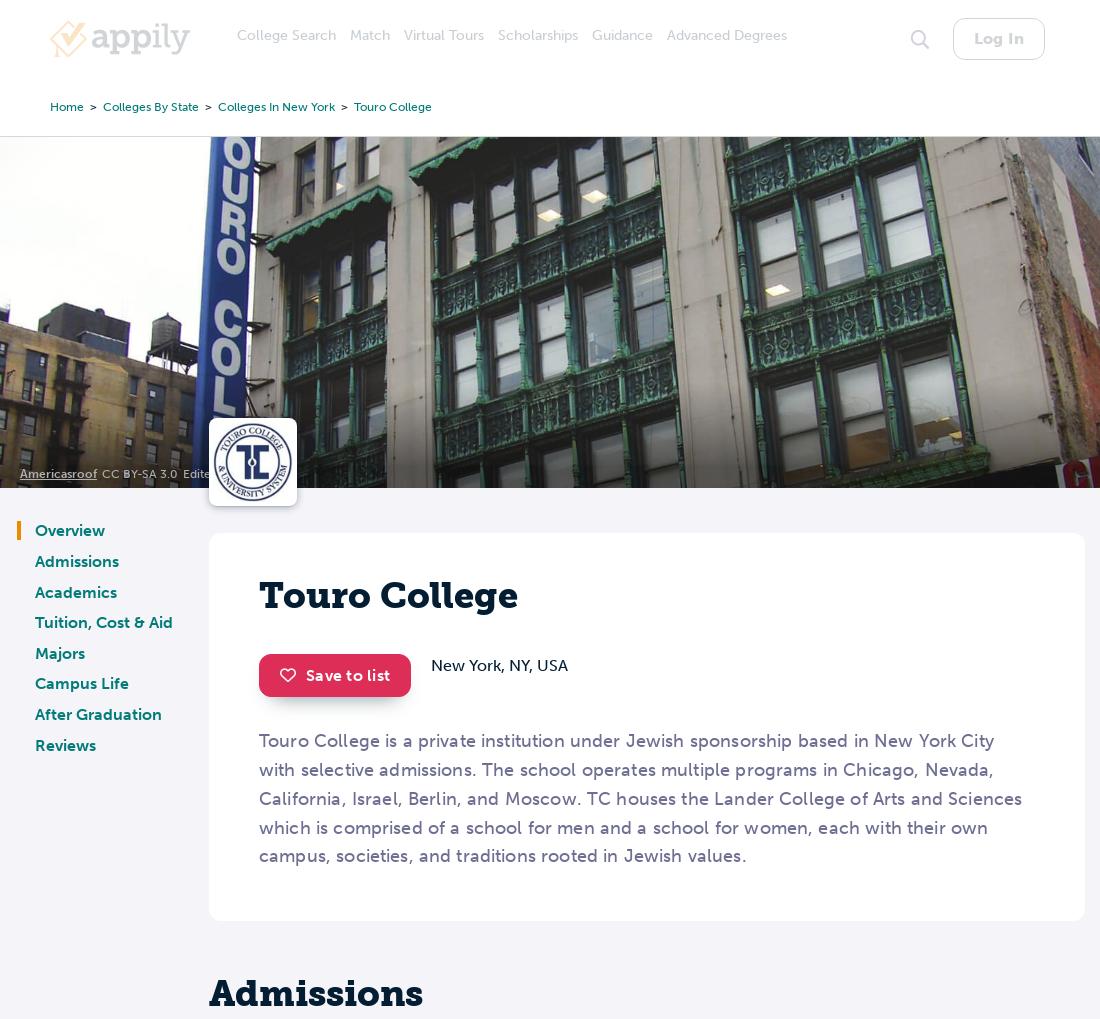 This screenshot has height=1019, width=1100. I want to click on 'Home', so click(49, 105).